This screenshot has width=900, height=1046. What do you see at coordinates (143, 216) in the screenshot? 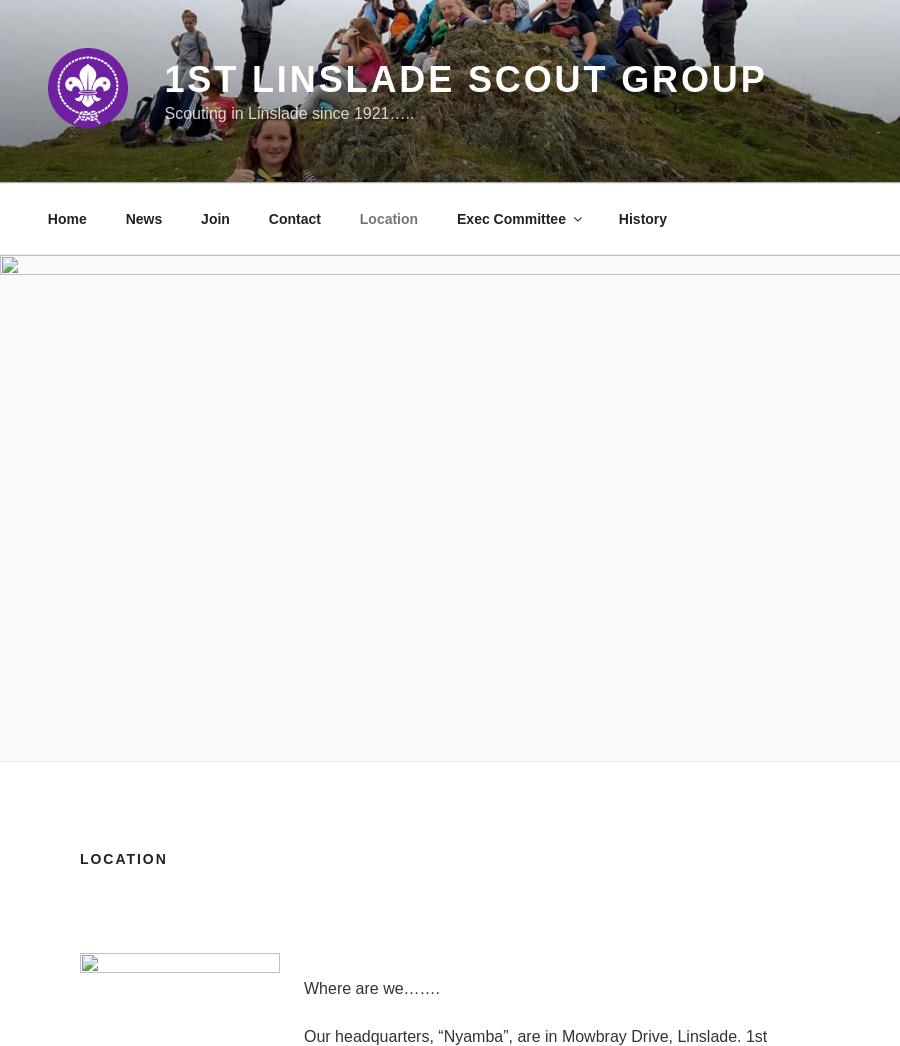
I see `'News'` at bounding box center [143, 216].